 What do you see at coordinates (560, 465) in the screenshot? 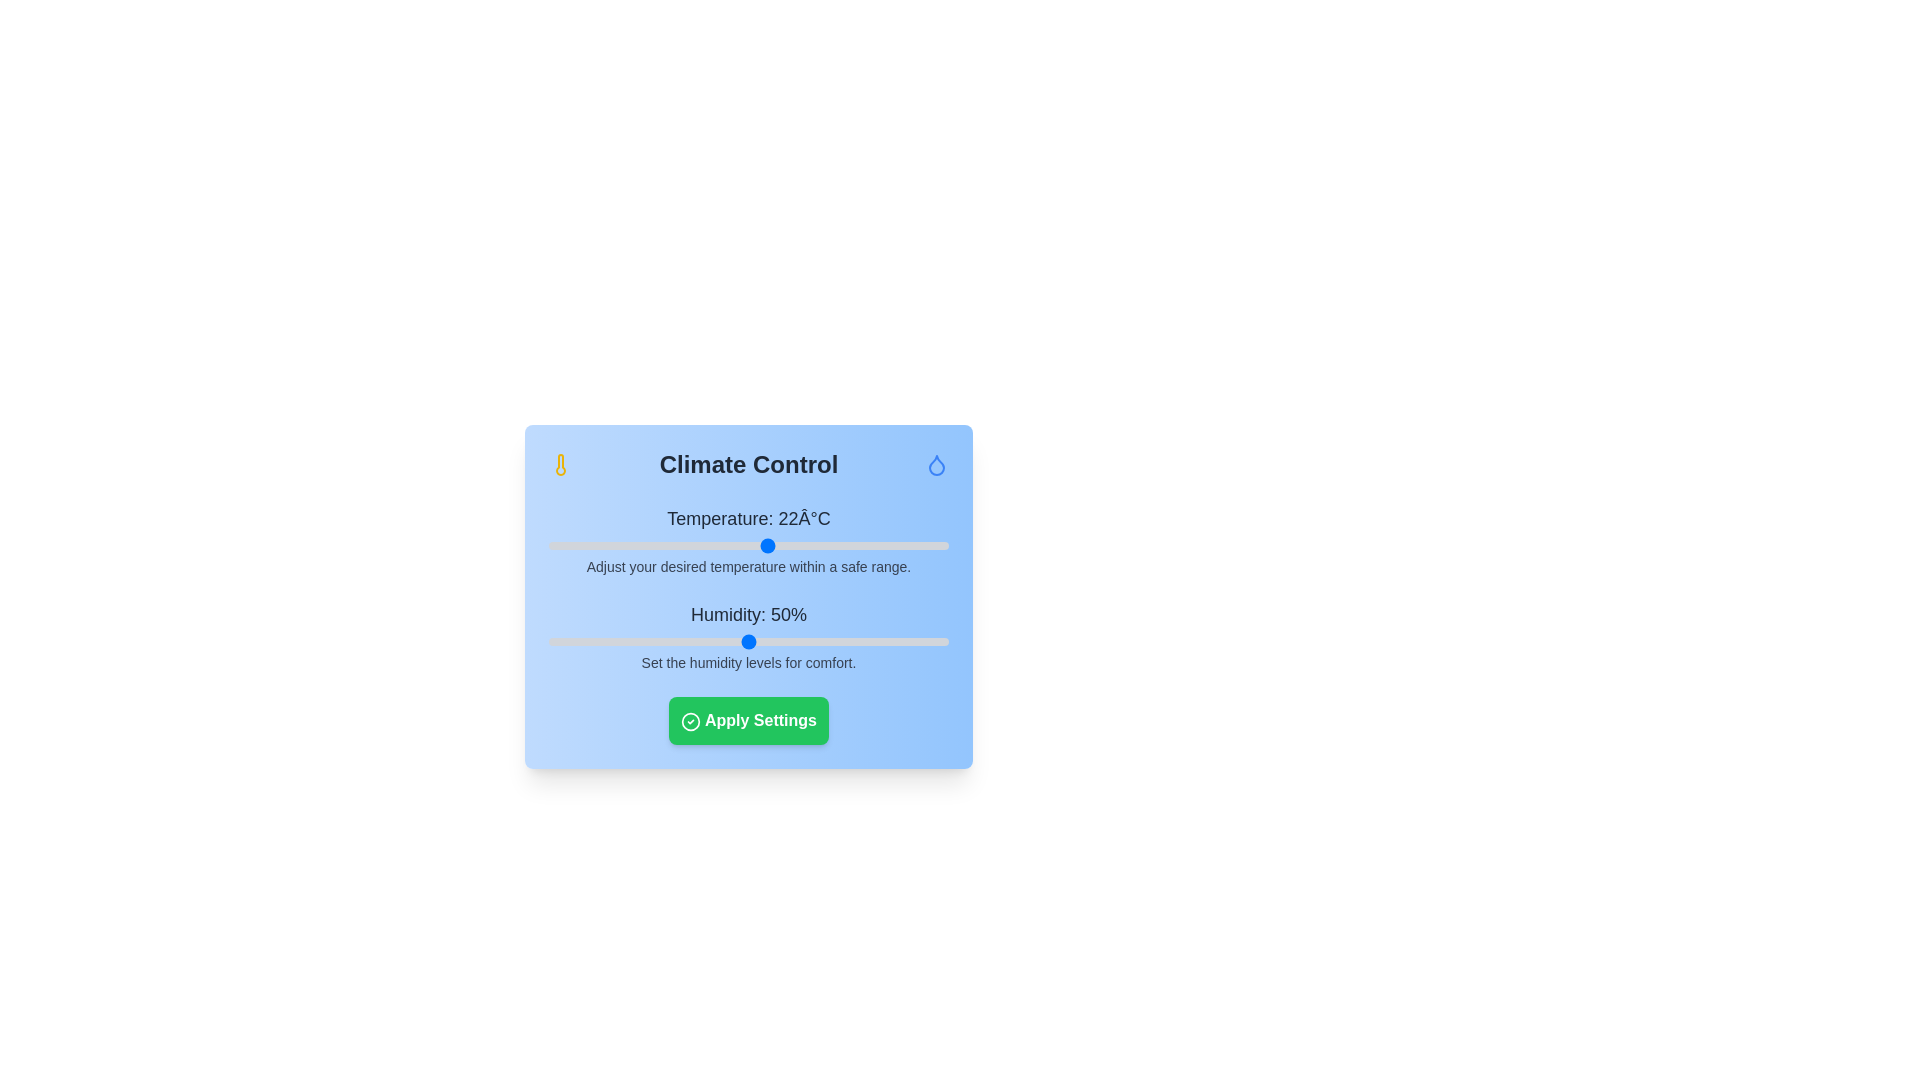
I see `the thermometer icon located at the upper-left corner of the blue card labeled 'Climate Control'` at bounding box center [560, 465].